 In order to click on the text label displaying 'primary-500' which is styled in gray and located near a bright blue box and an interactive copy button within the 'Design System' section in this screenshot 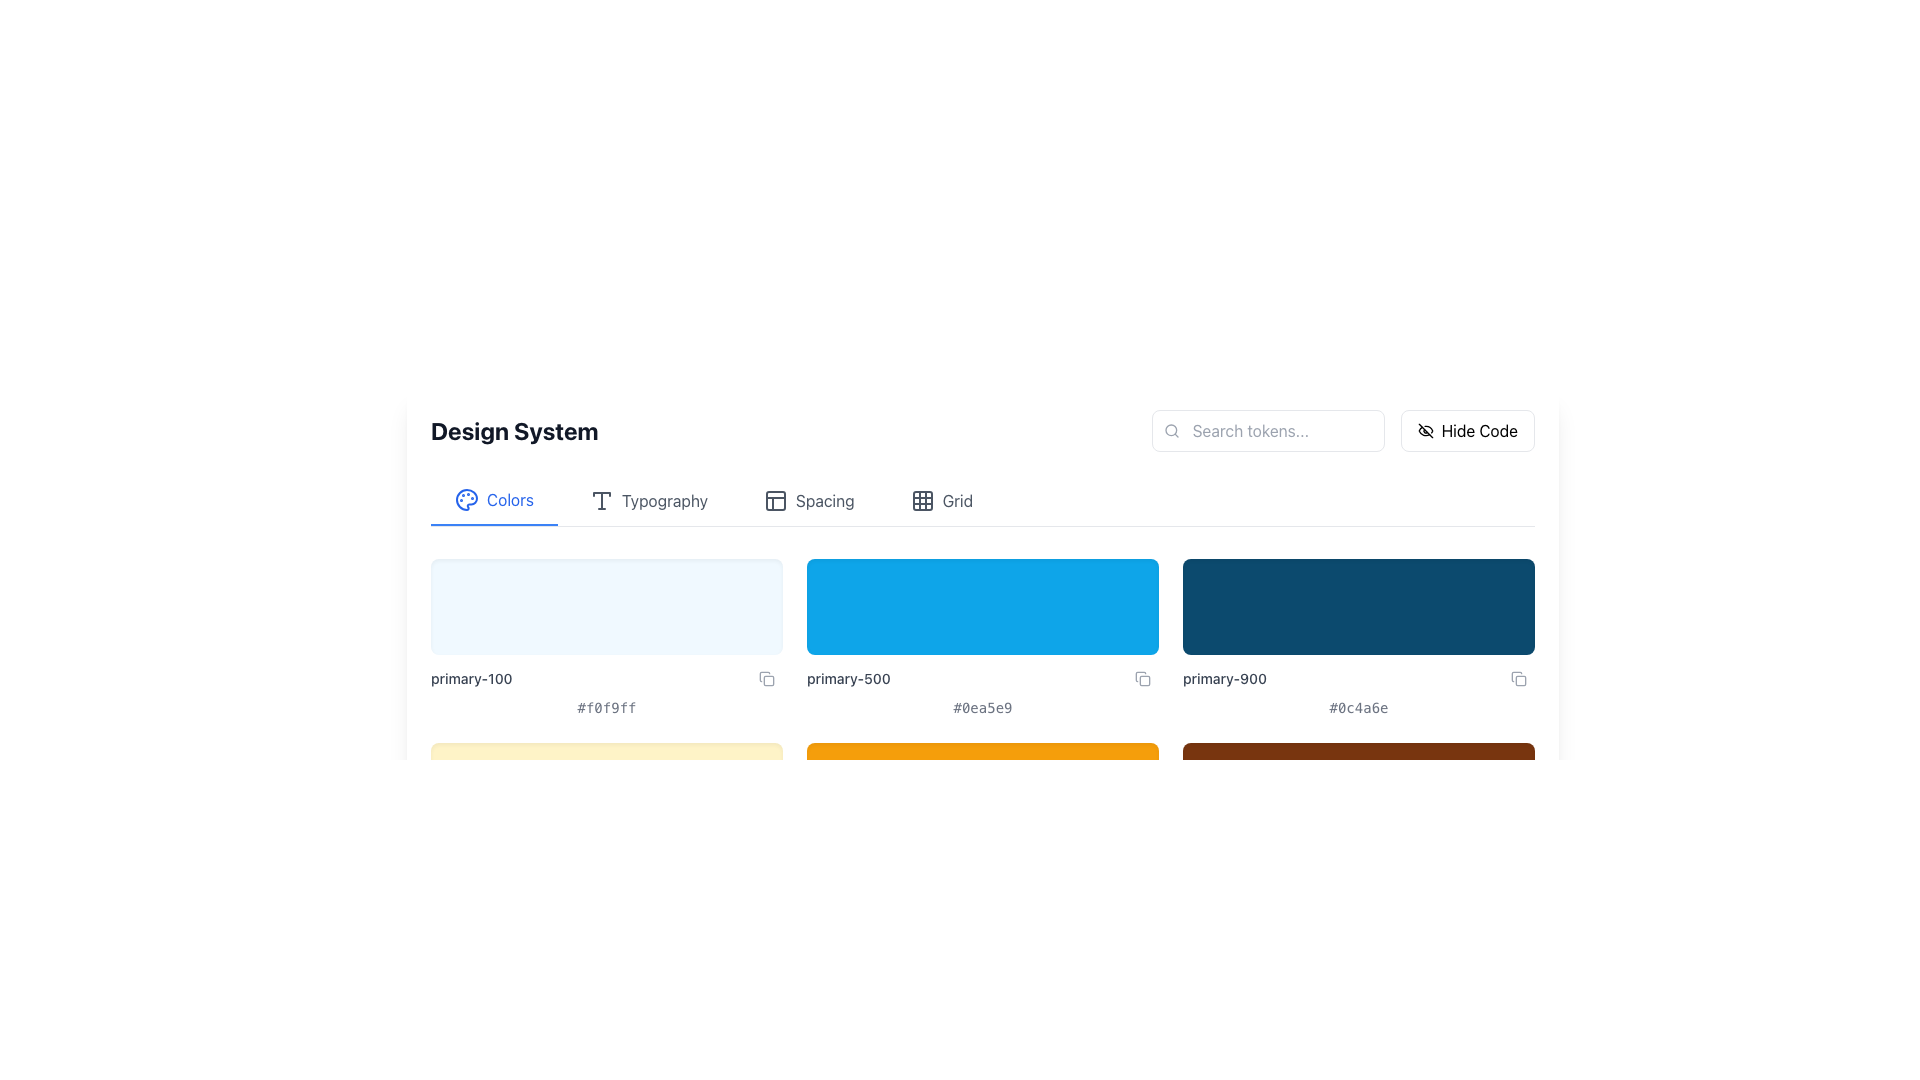, I will do `click(848, 677)`.